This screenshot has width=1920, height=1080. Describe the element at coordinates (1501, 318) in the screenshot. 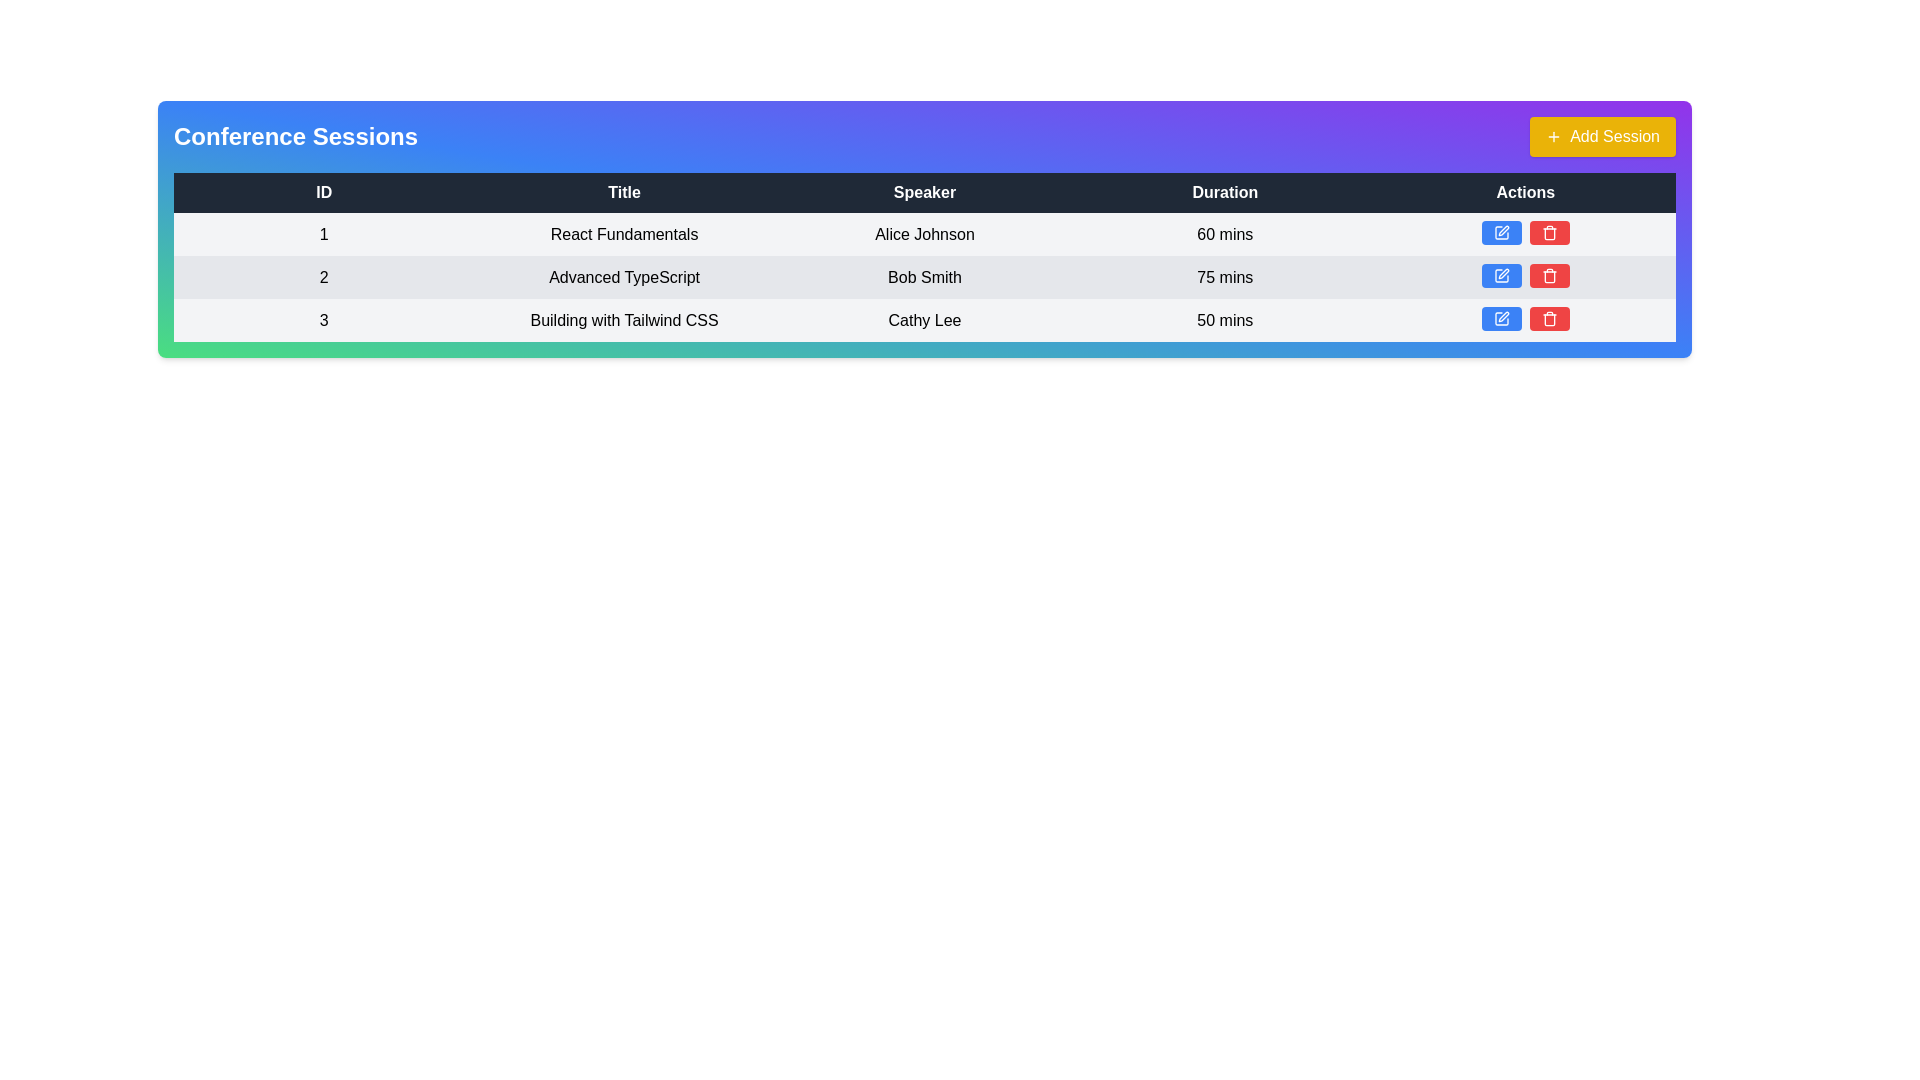

I see `the first button in the 'Actions' column of the last row in the visible table, which has a blue background, white text, and a pen-shaped icon indicating an 'edit' functionality` at that location.